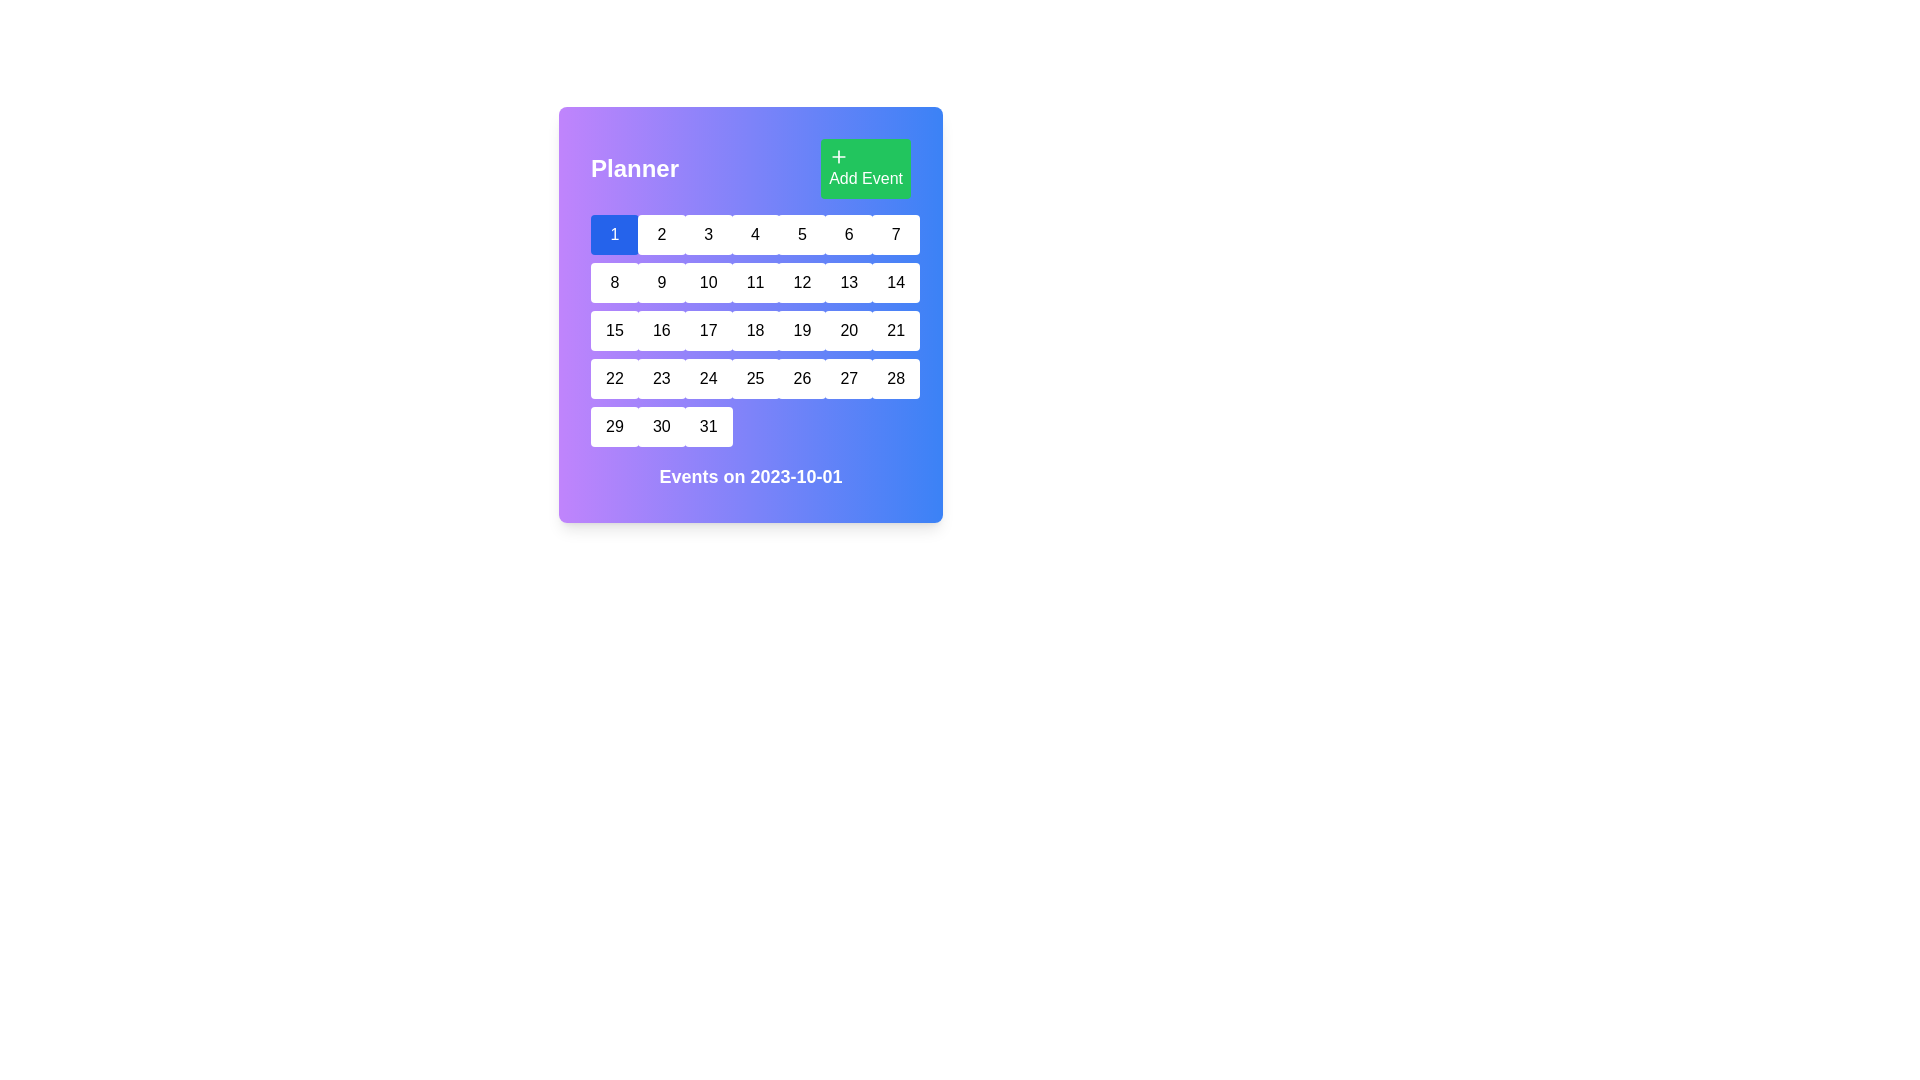 This screenshot has width=1920, height=1080. Describe the element at coordinates (895, 378) in the screenshot. I see `the button representing the 28th day of the calendar month` at that location.